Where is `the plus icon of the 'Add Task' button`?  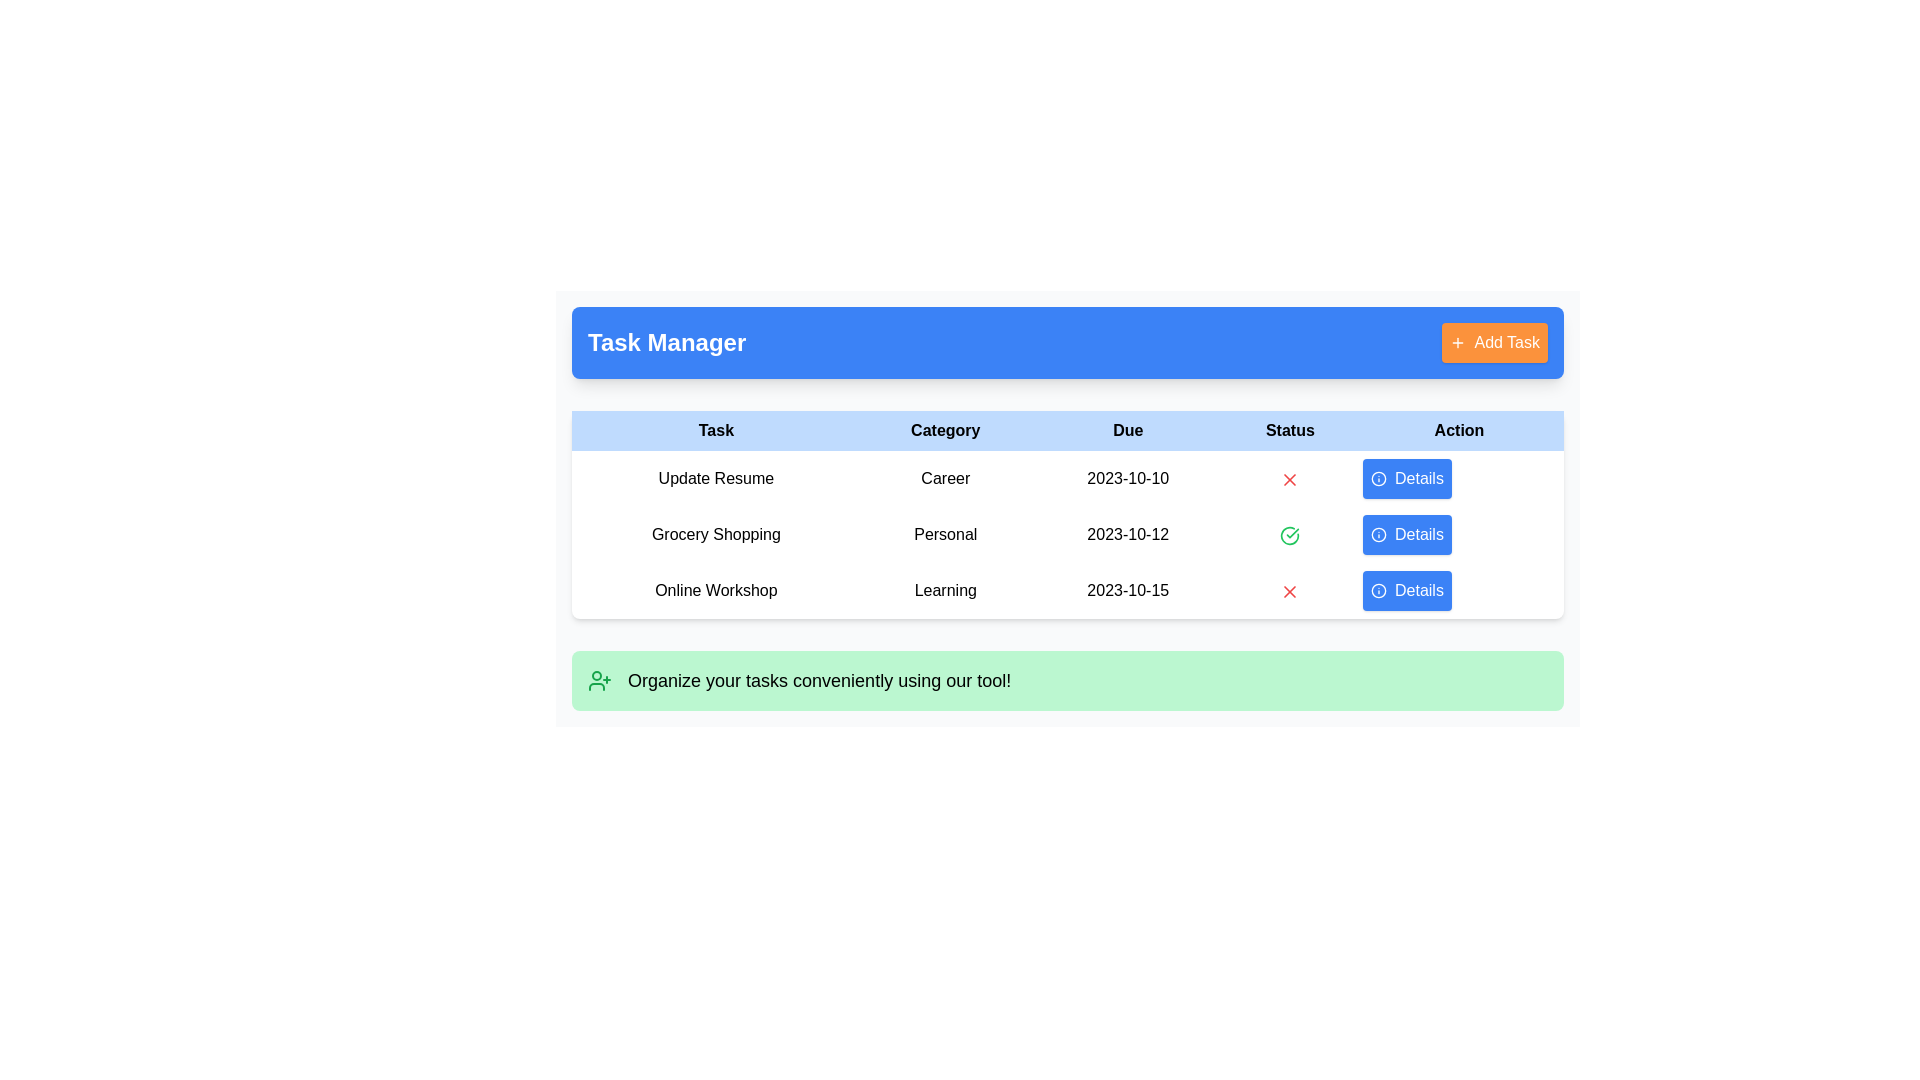
the plus icon of the 'Add Task' button is located at coordinates (1458, 342).